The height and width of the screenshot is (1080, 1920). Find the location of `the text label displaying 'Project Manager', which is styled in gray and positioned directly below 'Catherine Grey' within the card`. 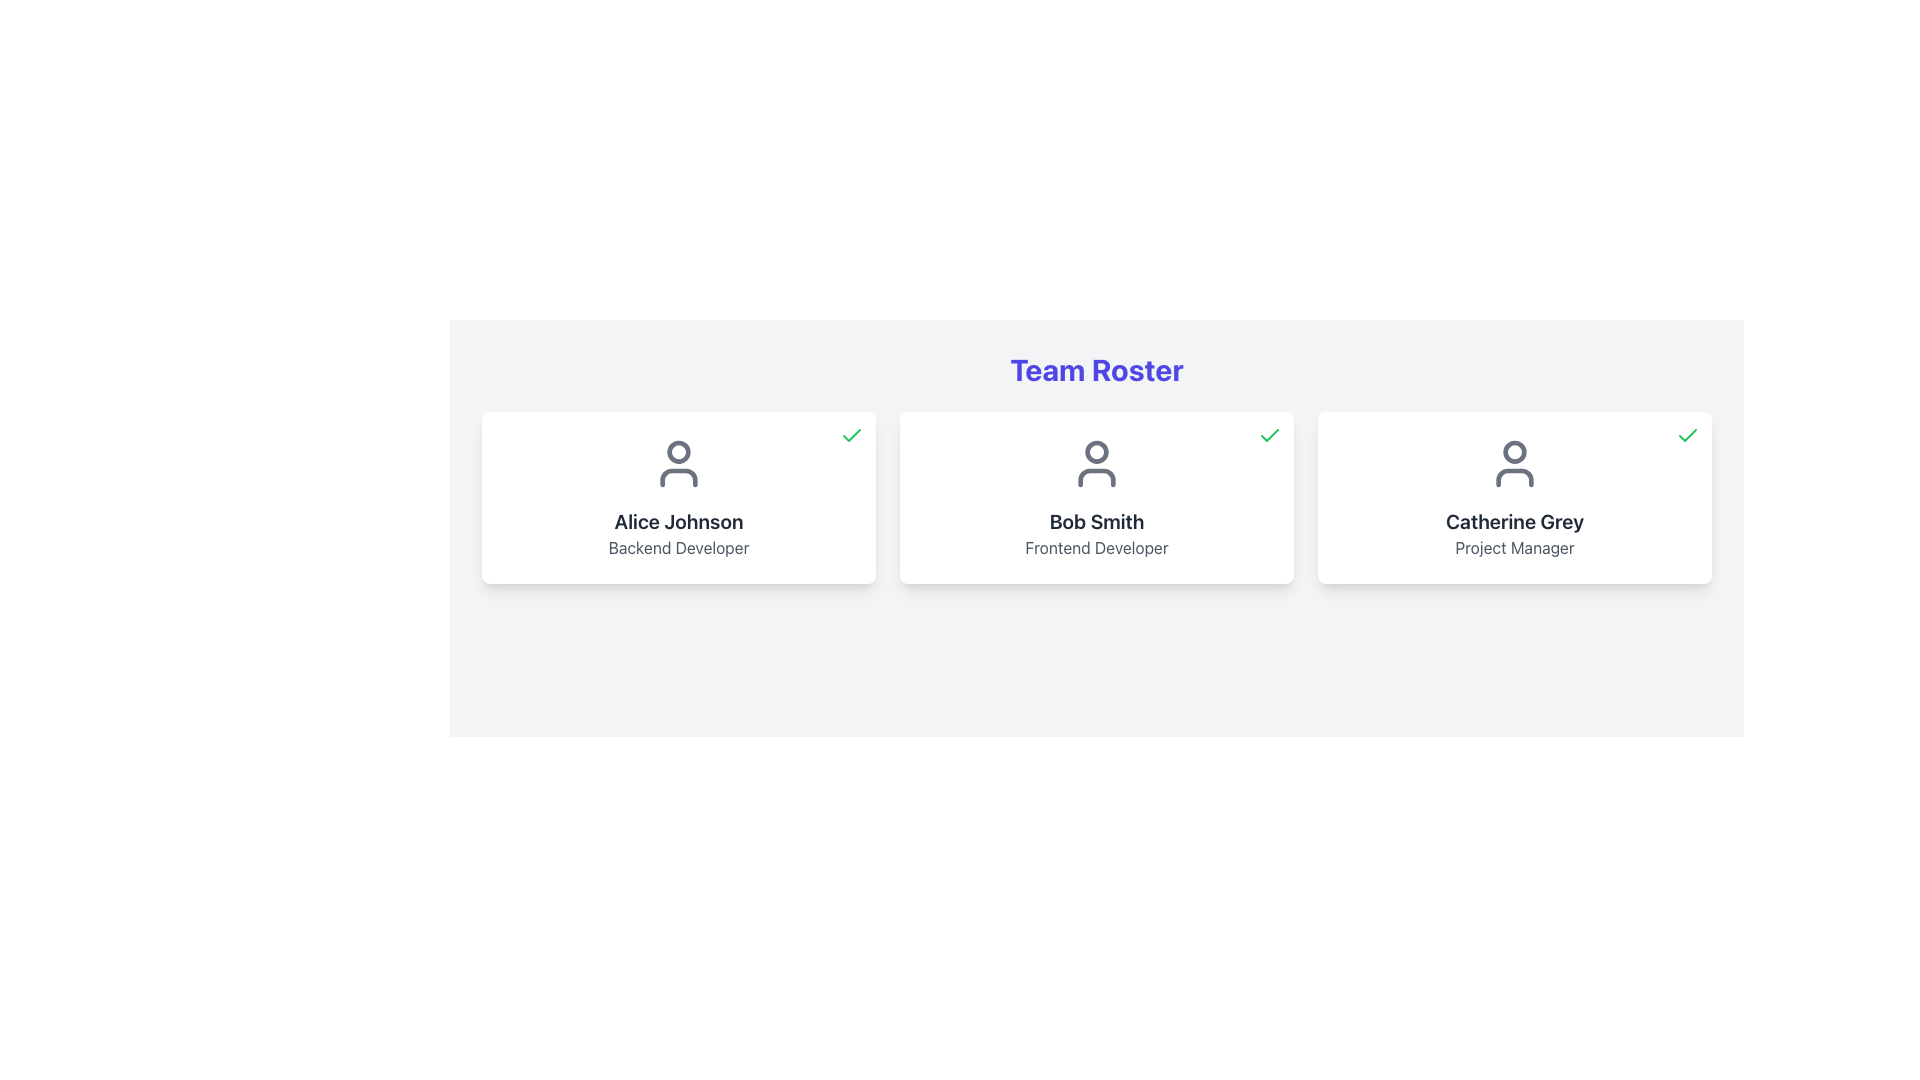

the text label displaying 'Project Manager', which is styled in gray and positioned directly below 'Catherine Grey' within the card is located at coordinates (1515, 547).